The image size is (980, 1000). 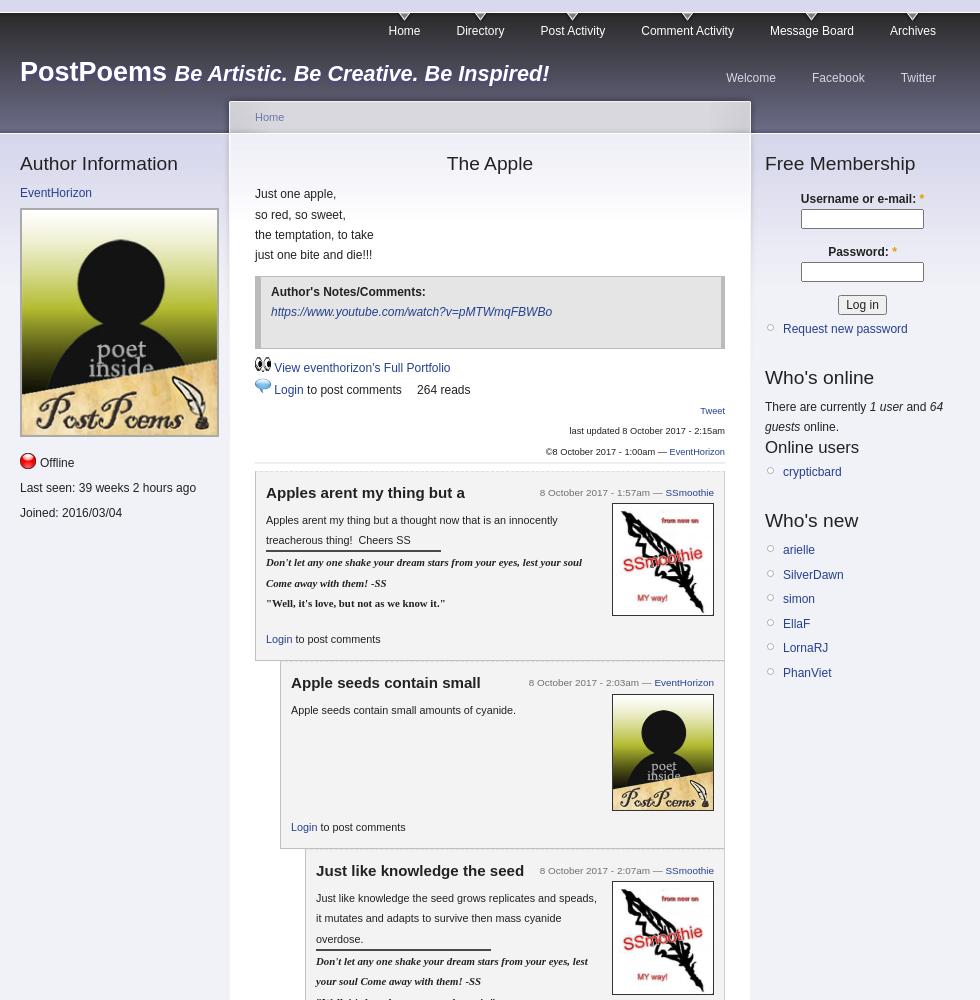 I want to click on 'Just like knowledge the seed', so click(x=420, y=869).